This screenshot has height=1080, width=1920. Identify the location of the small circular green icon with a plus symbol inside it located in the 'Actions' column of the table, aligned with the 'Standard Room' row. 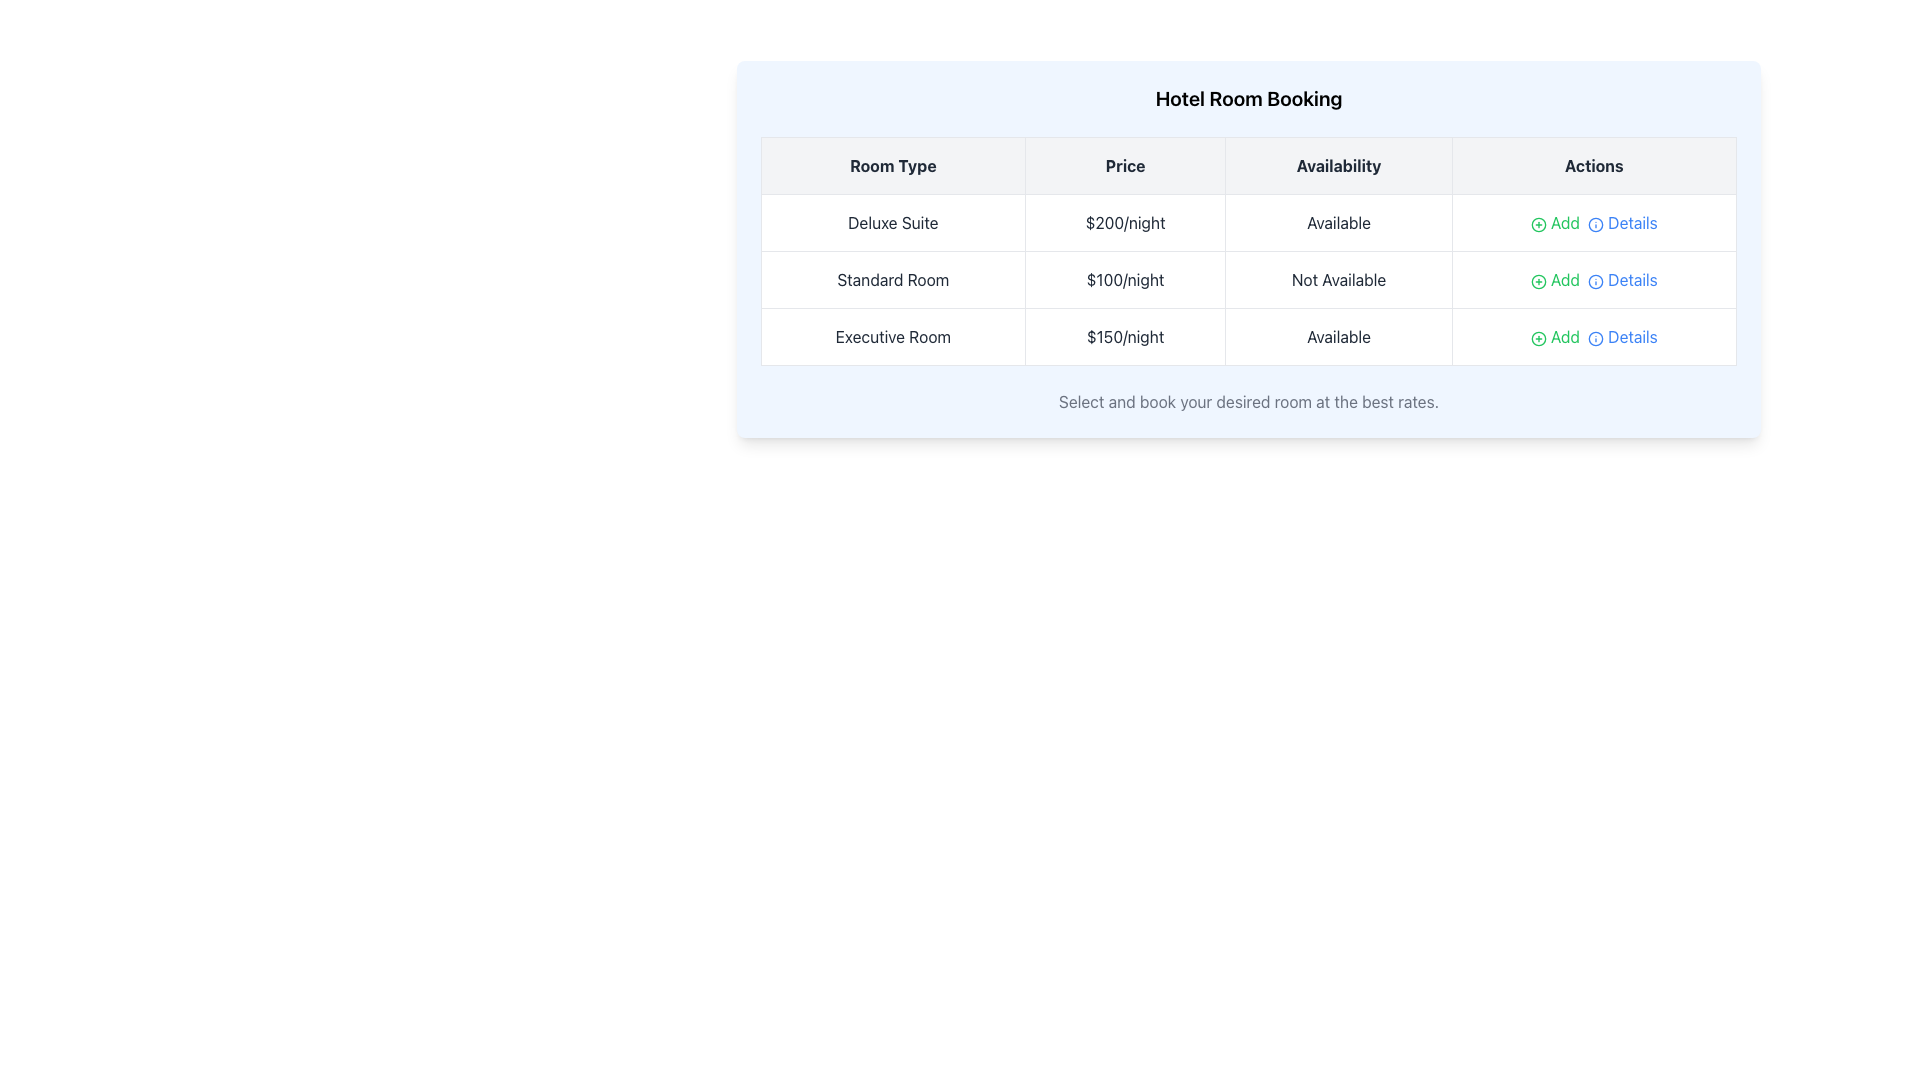
(1537, 281).